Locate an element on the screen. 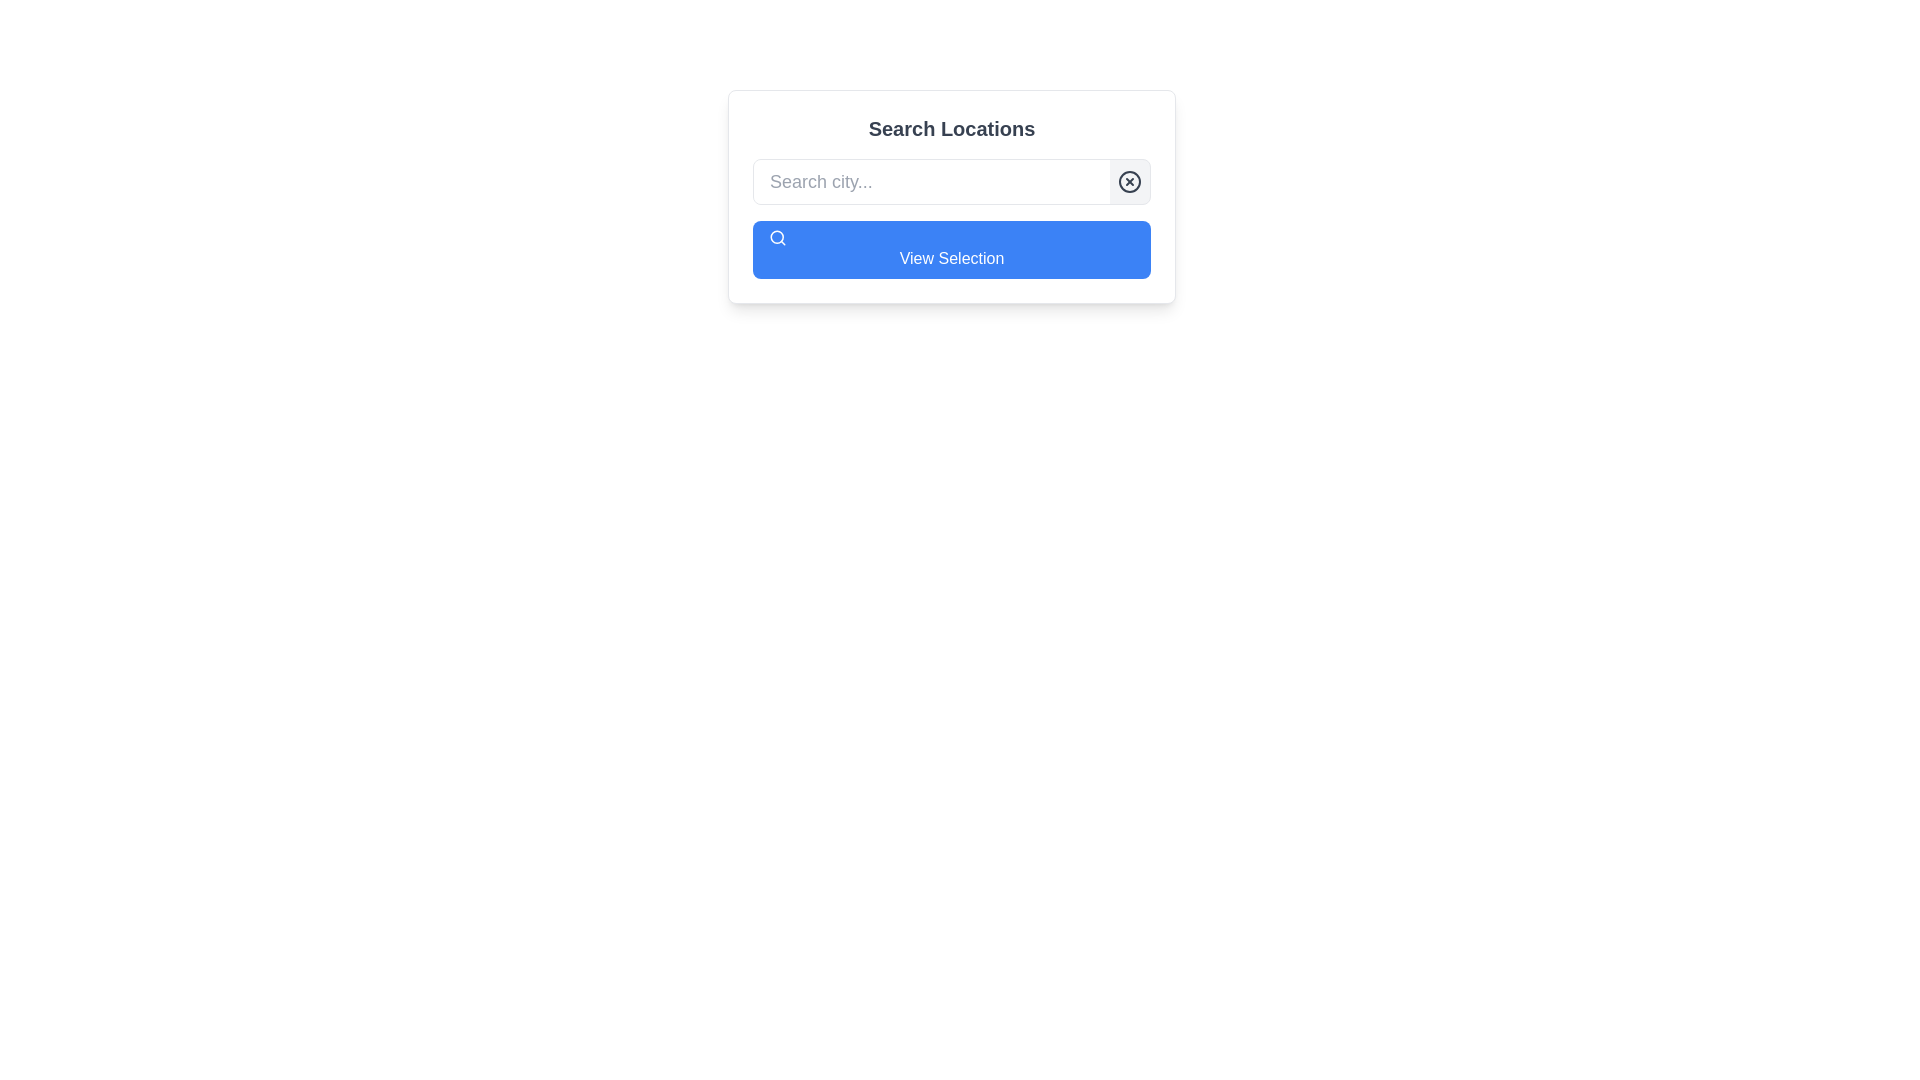 This screenshot has height=1080, width=1920. the clear button icon located at the far right end of the horizontal layout to clear the text from the adjacent input field is located at coordinates (1129, 181).